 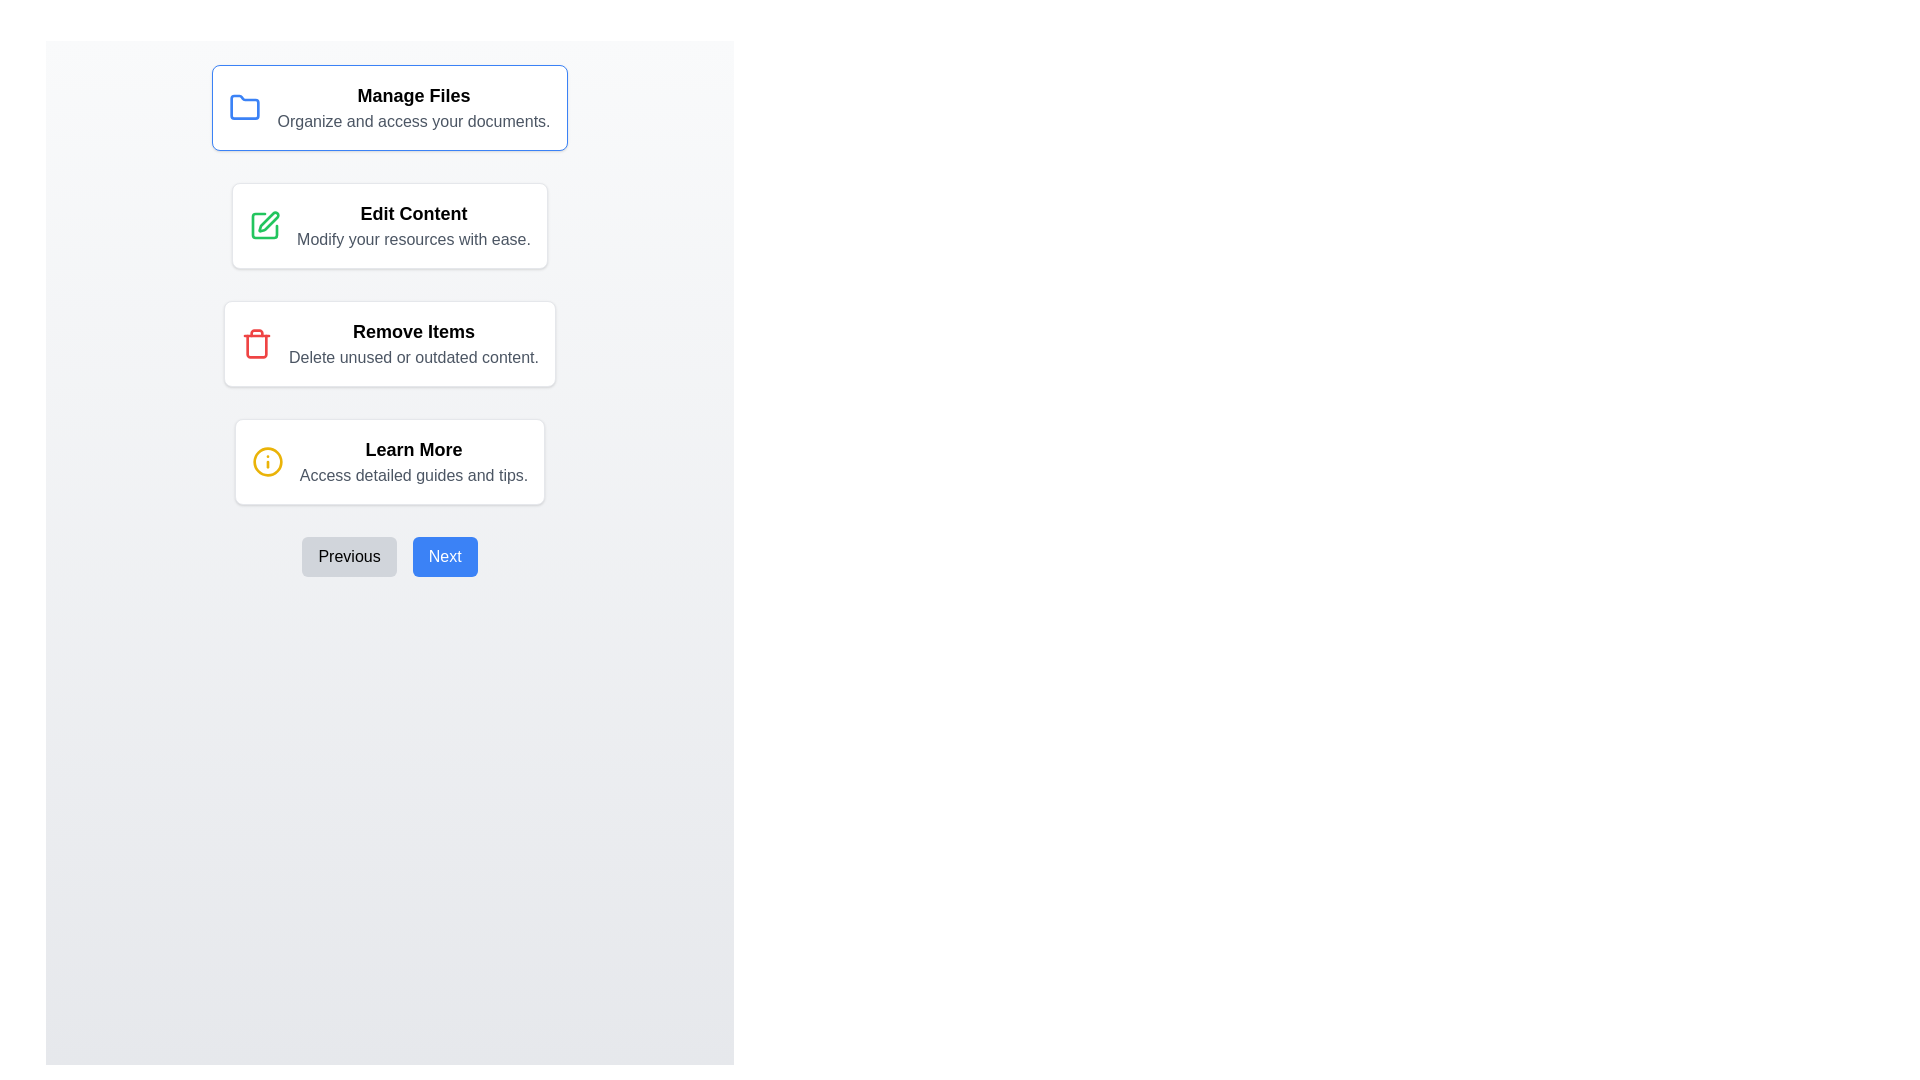 What do you see at coordinates (412, 122) in the screenshot?
I see `the text element that reads 'Organize and access your documents.' located immediately below the 'Manage Files' section` at bounding box center [412, 122].